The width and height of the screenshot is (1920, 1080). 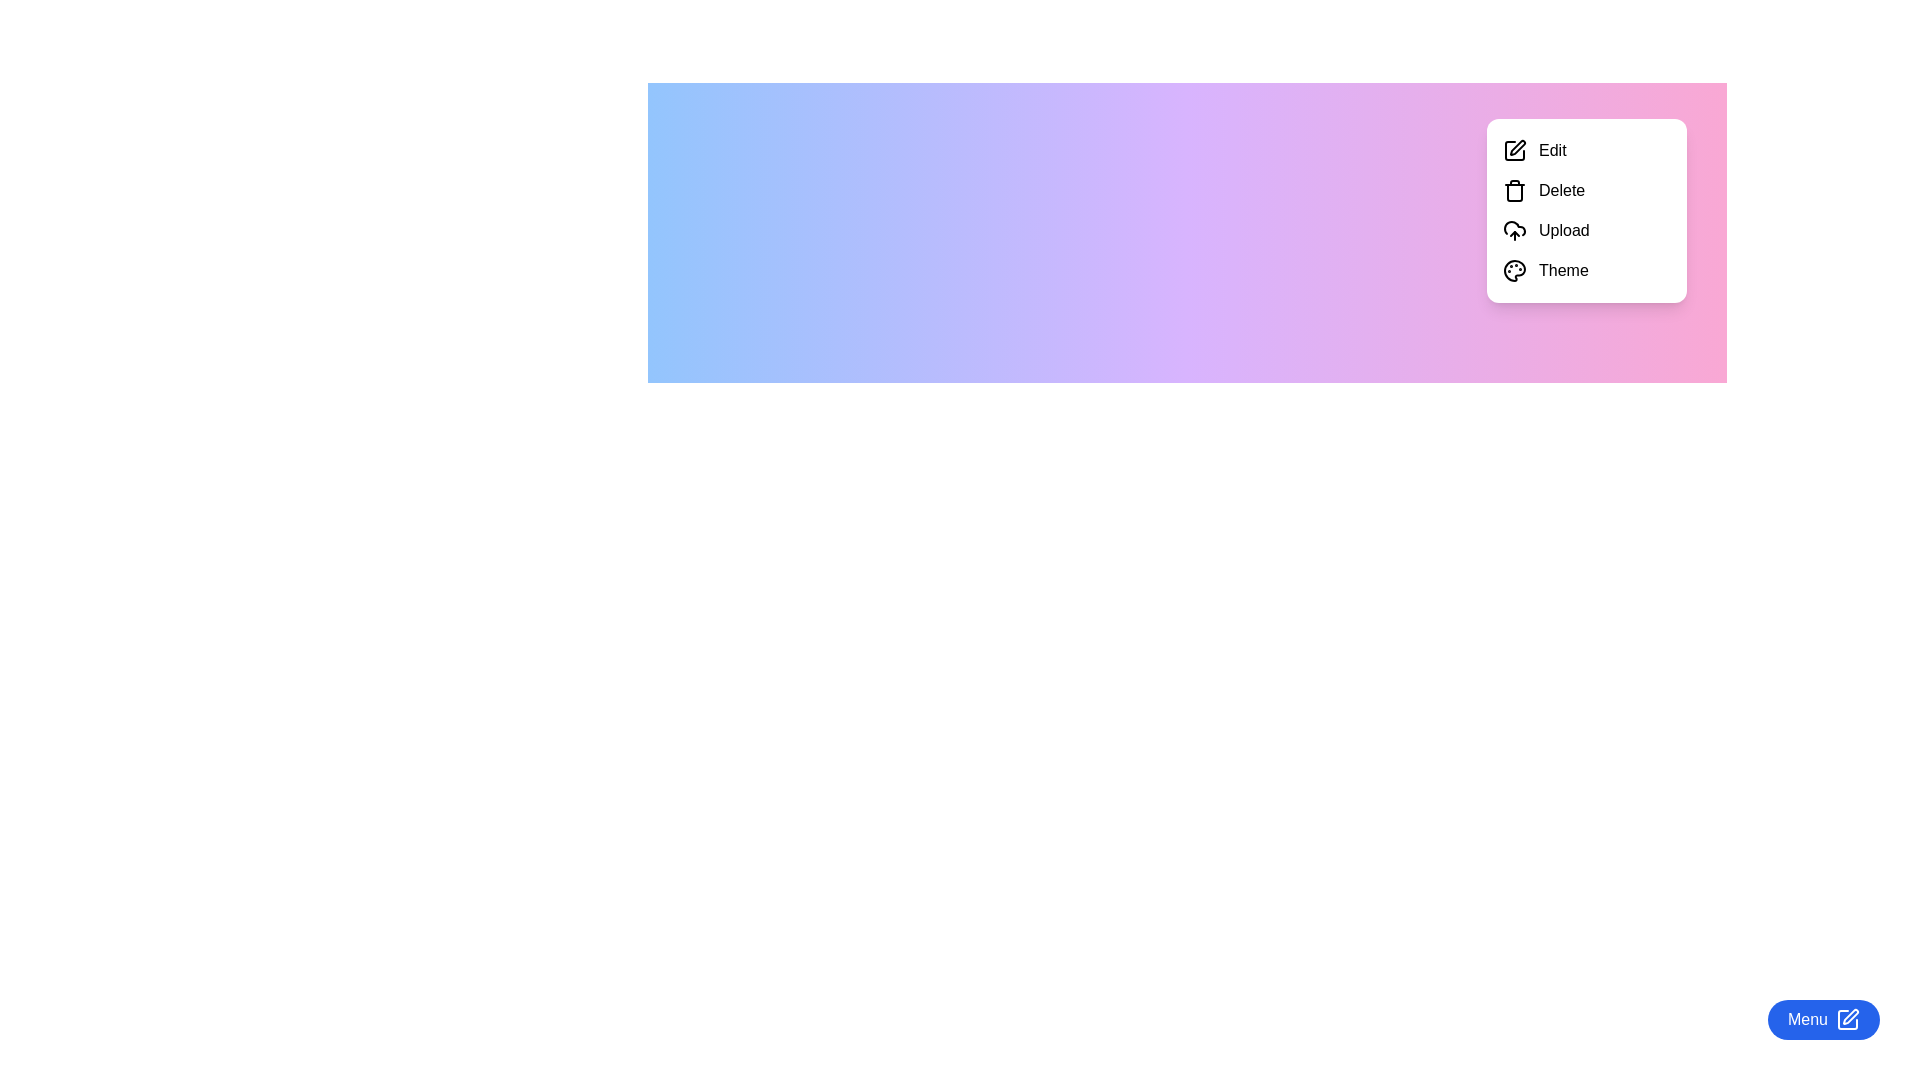 I want to click on the Theme menu option, so click(x=1586, y=270).